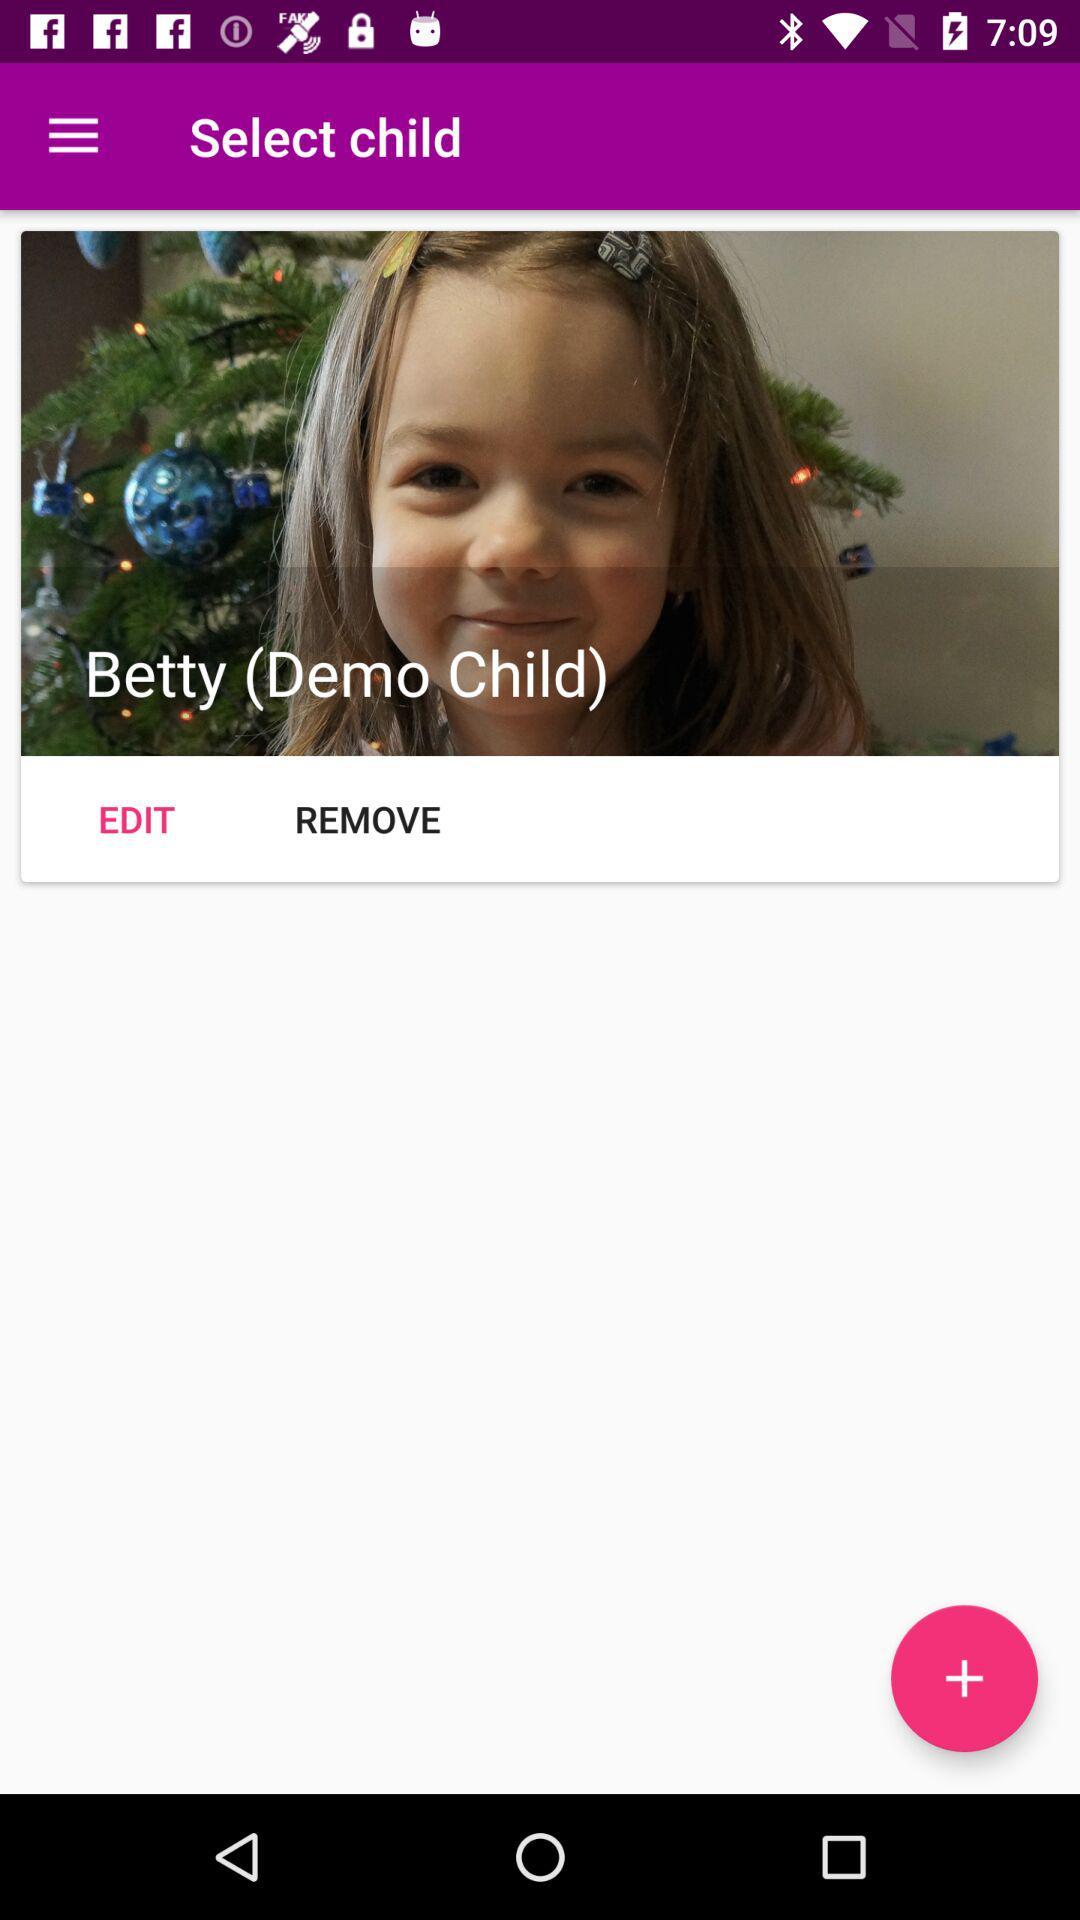 The width and height of the screenshot is (1080, 1920). What do you see at coordinates (963, 1678) in the screenshot?
I see `moment` at bounding box center [963, 1678].